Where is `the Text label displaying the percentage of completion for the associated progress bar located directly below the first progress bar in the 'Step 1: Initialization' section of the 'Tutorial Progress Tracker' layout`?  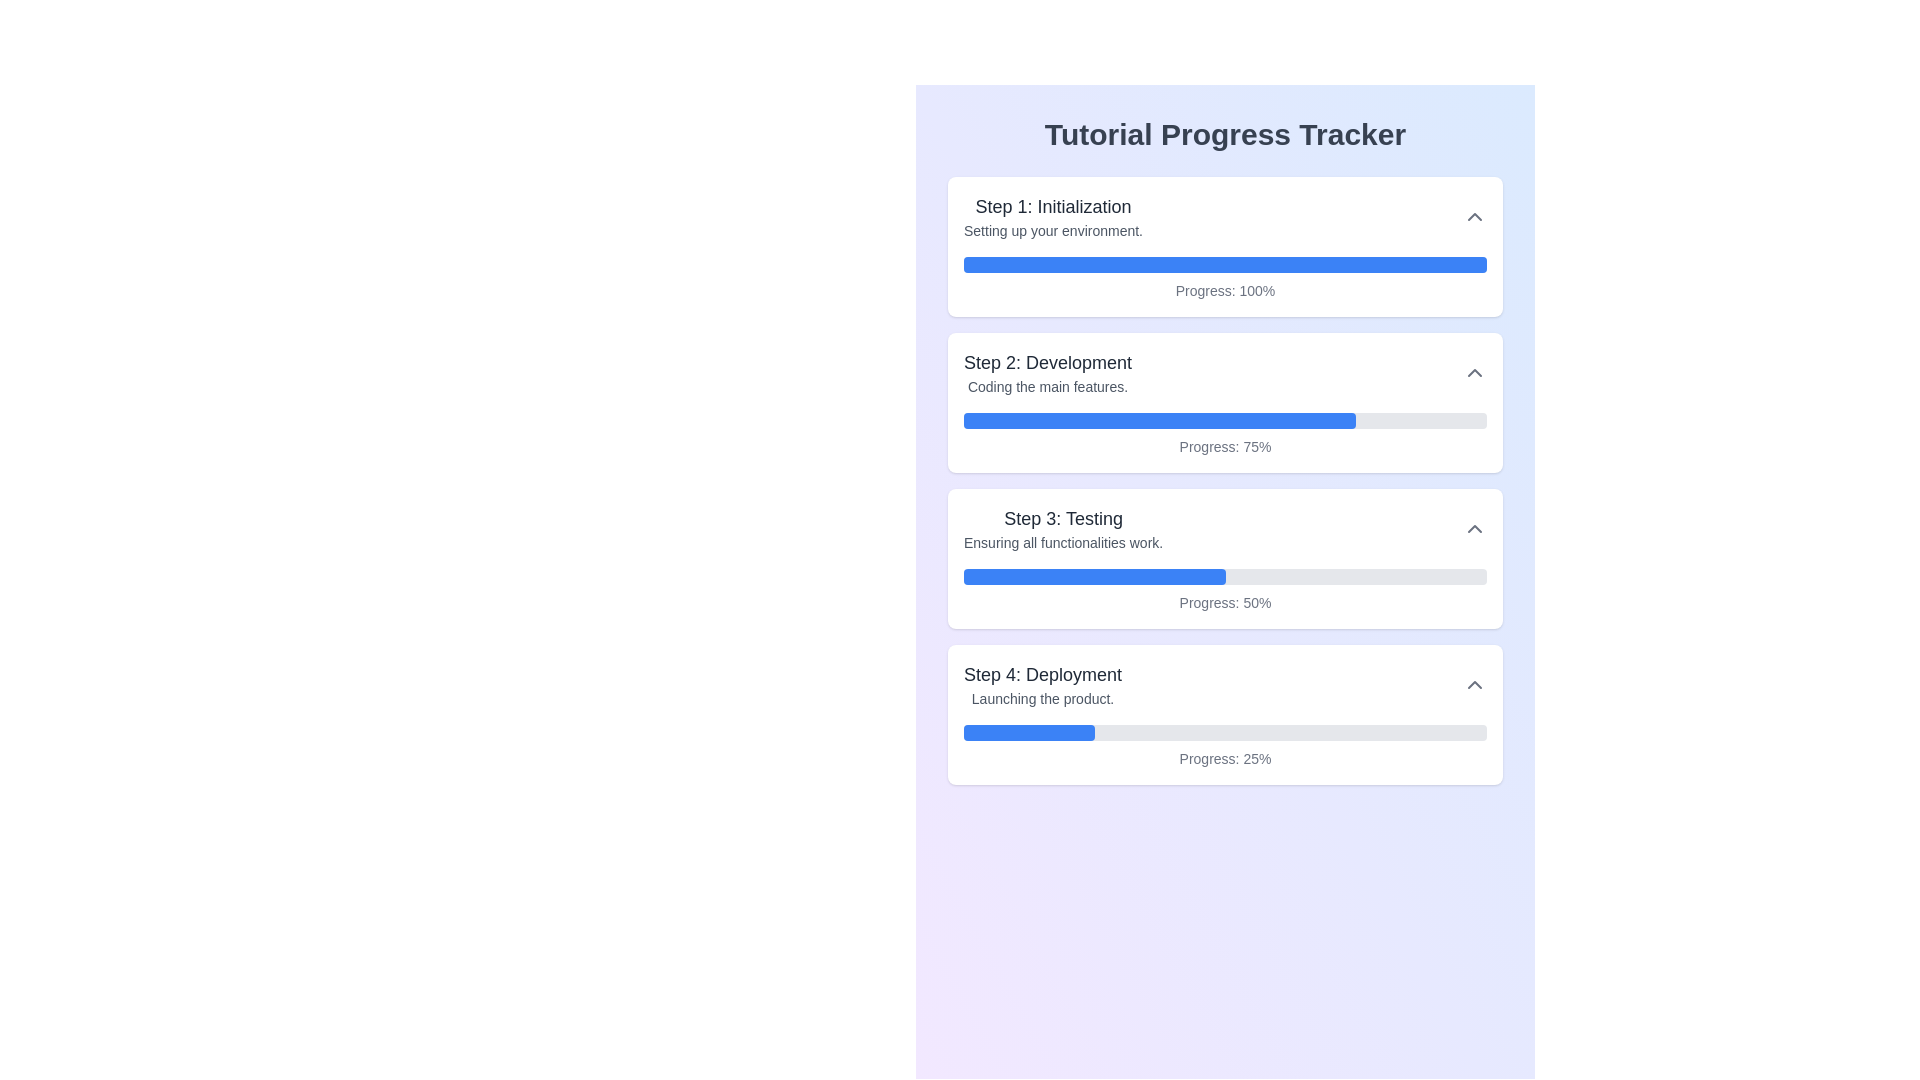 the Text label displaying the percentage of completion for the associated progress bar located directly below the first progress bar in the 'Step 1: Initialization' section of the 'Tutorial Progress Tracker' layout is located at coordinates (1224, 290).